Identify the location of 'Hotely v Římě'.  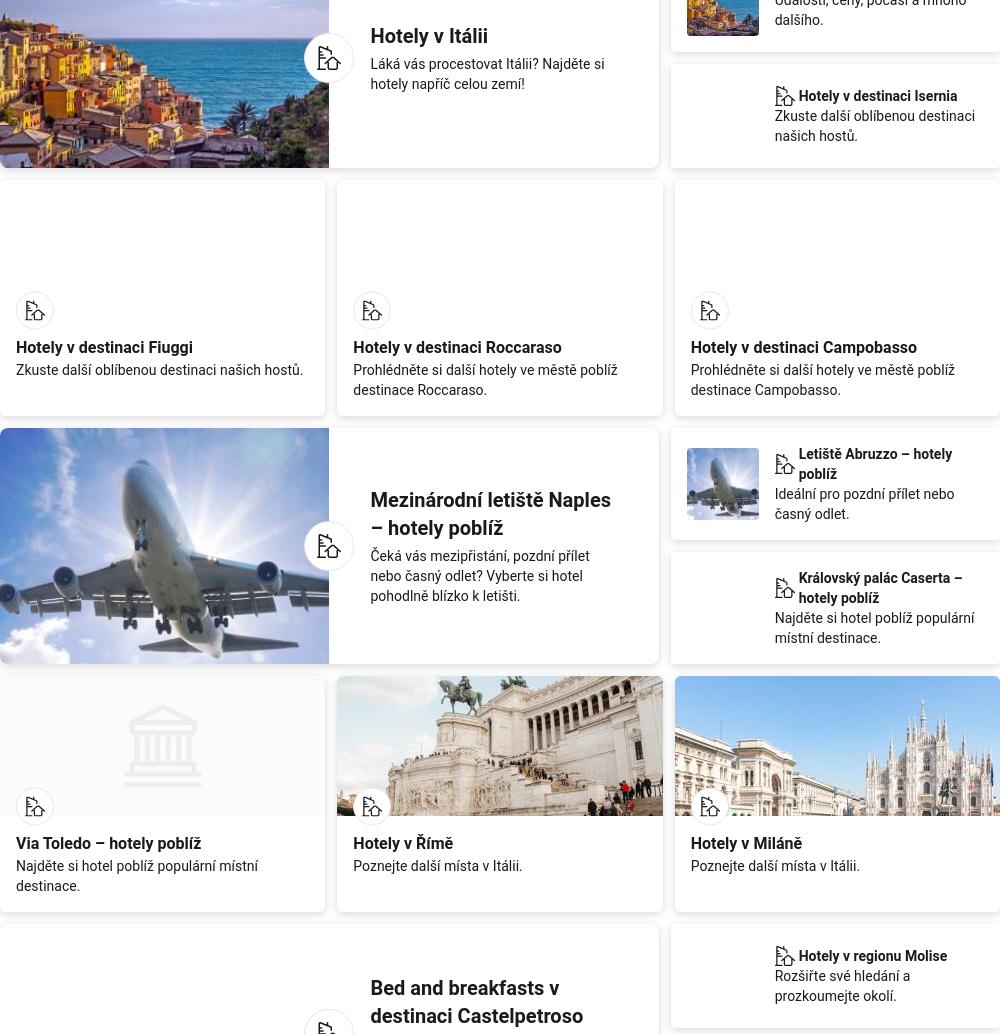
(403, 841).